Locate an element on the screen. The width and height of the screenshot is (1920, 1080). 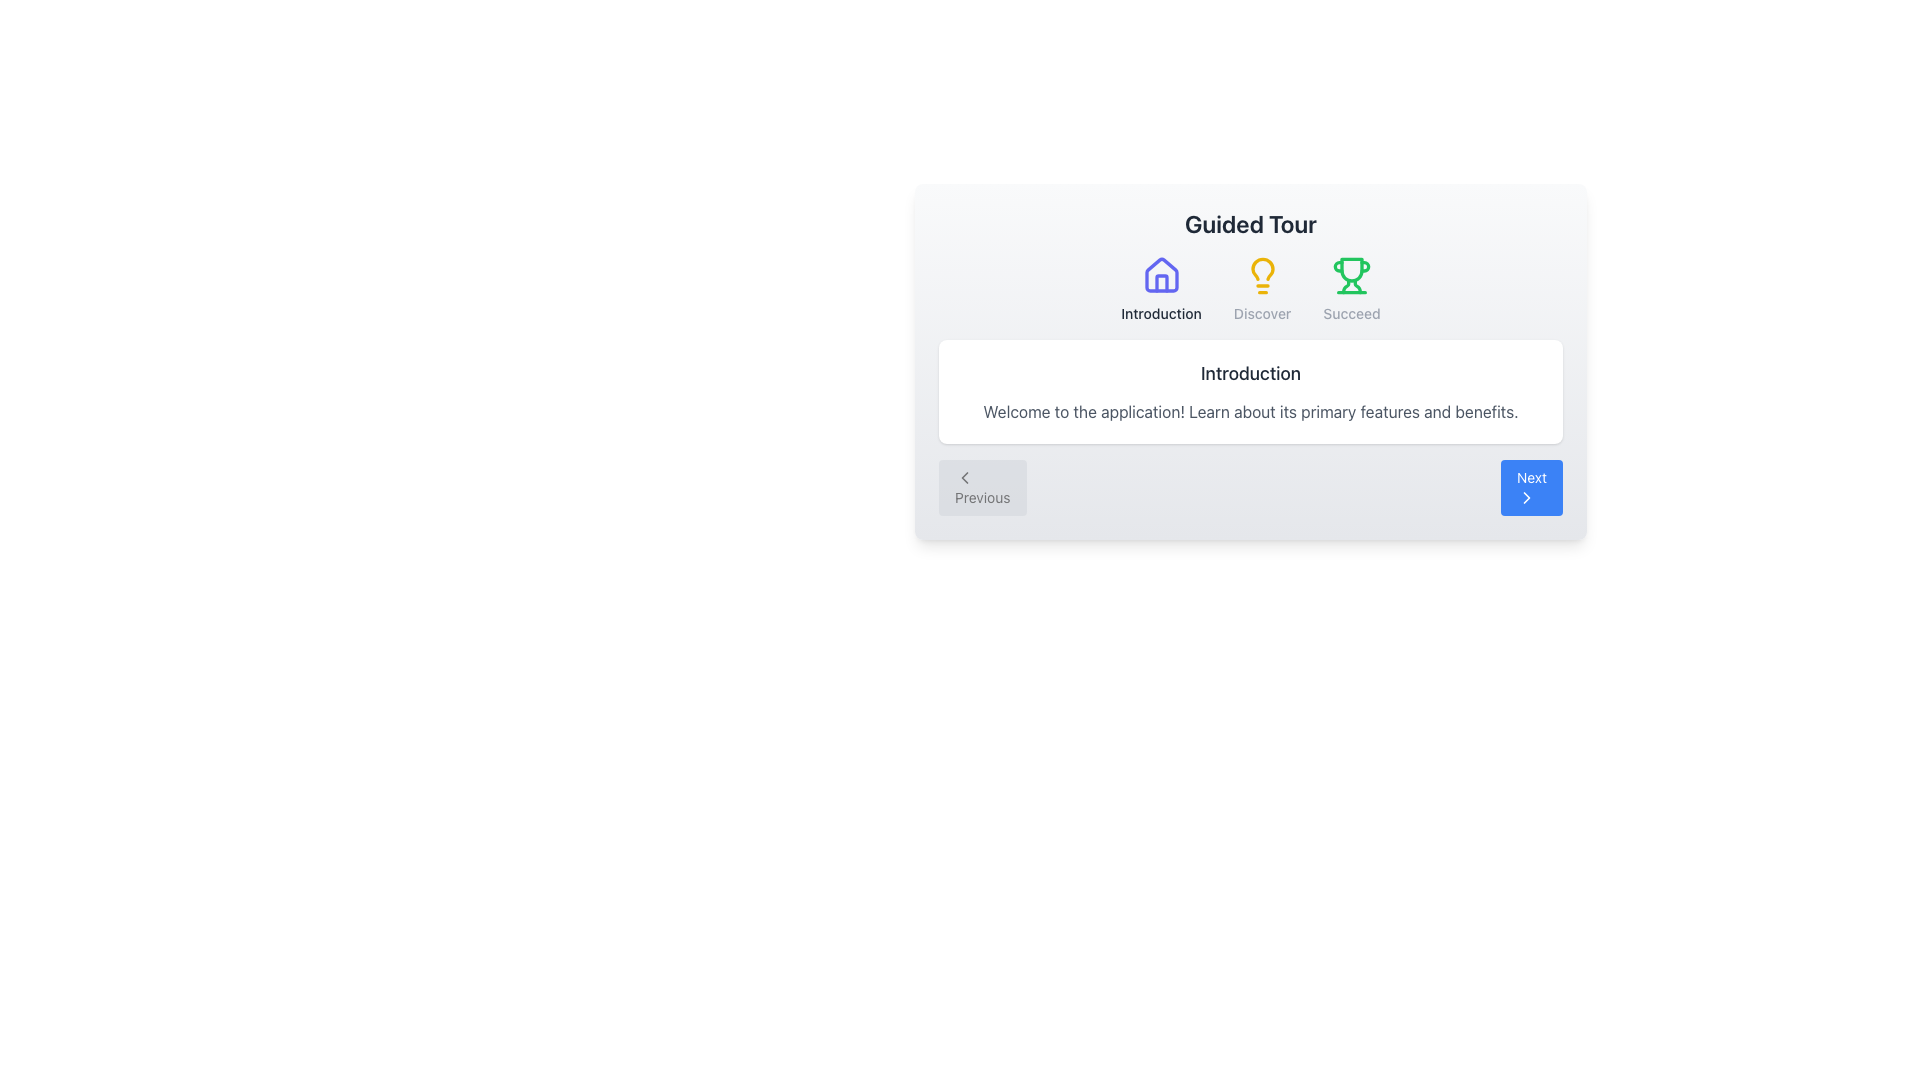
the Text Block that says 'Welcome to the application! Learn about its primary features and benefits.' which is located under the 'Introduction' header within a white card element is located at coordinates (1250, 411).